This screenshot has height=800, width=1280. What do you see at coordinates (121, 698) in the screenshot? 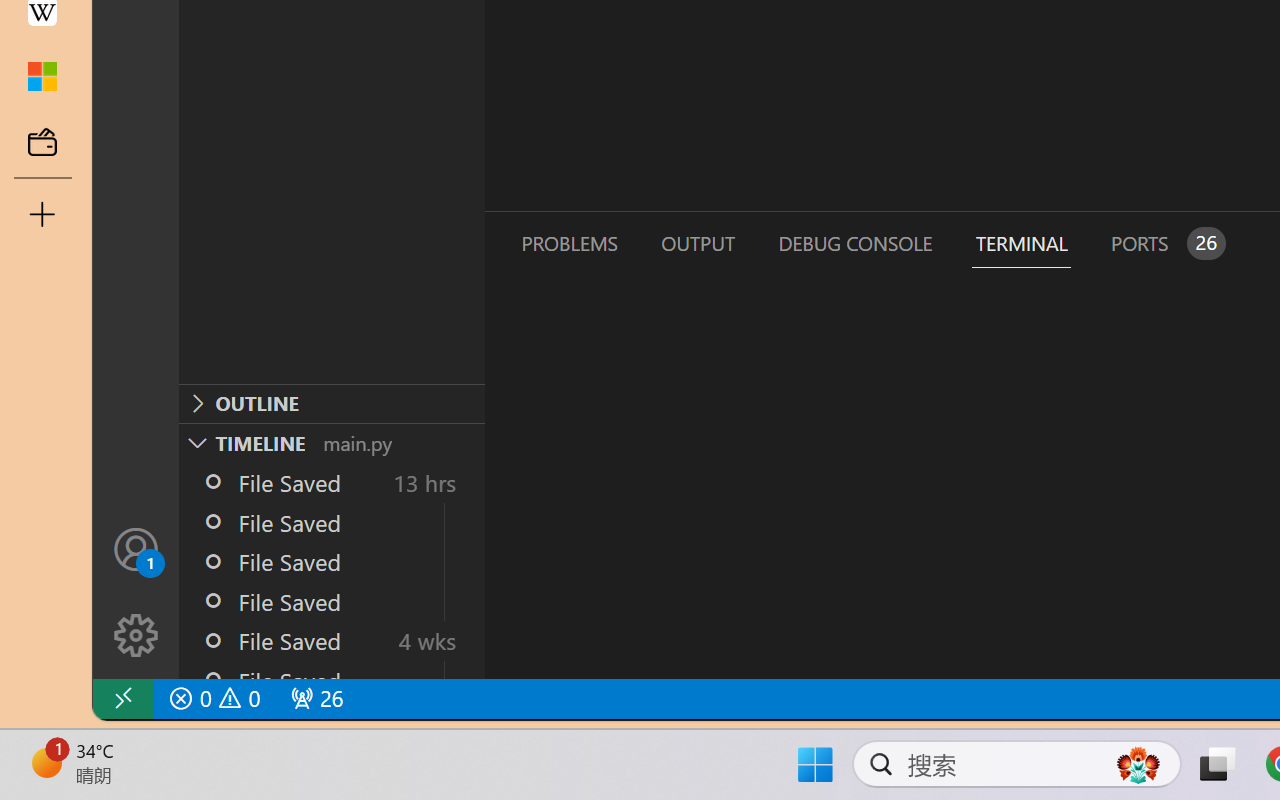
I see `'remote'` at bounding box center [121, 698].